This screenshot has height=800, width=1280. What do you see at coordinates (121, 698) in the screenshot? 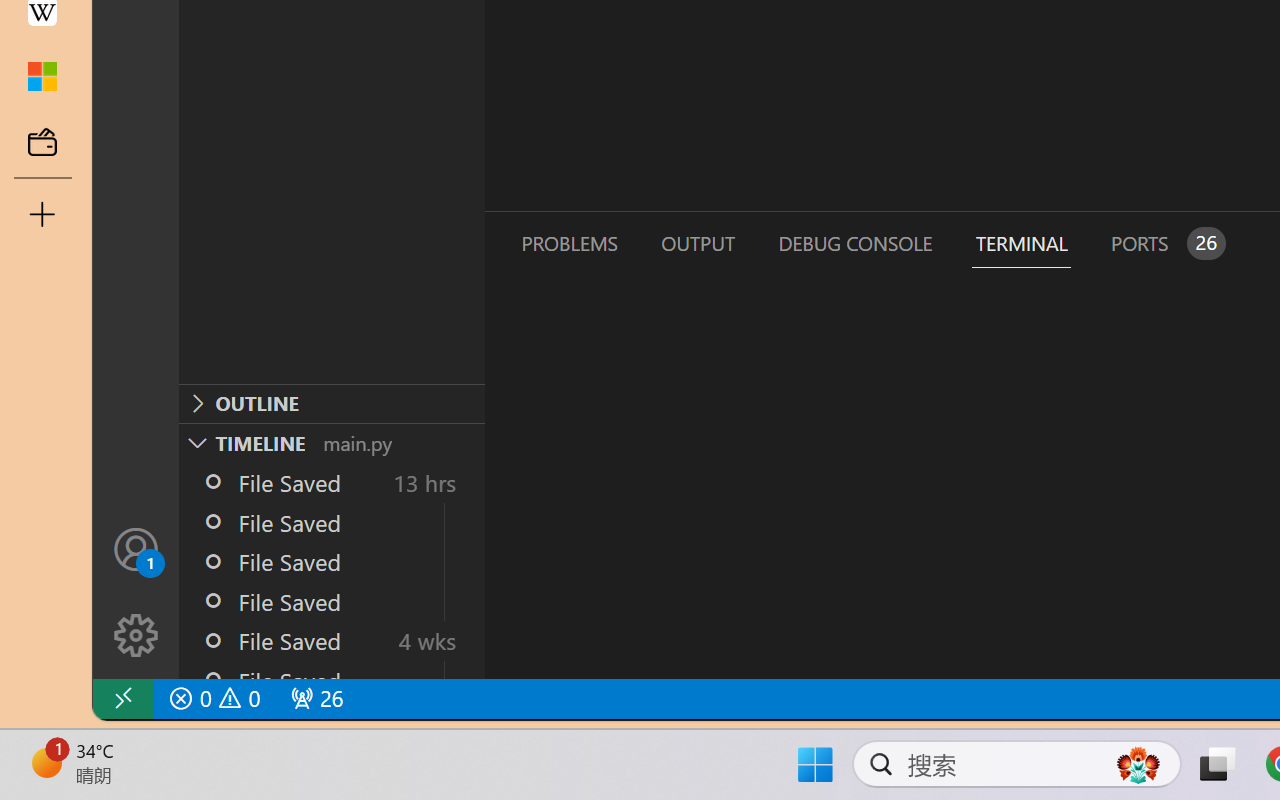
I see `'remote'` at bounding box center [121, 698].